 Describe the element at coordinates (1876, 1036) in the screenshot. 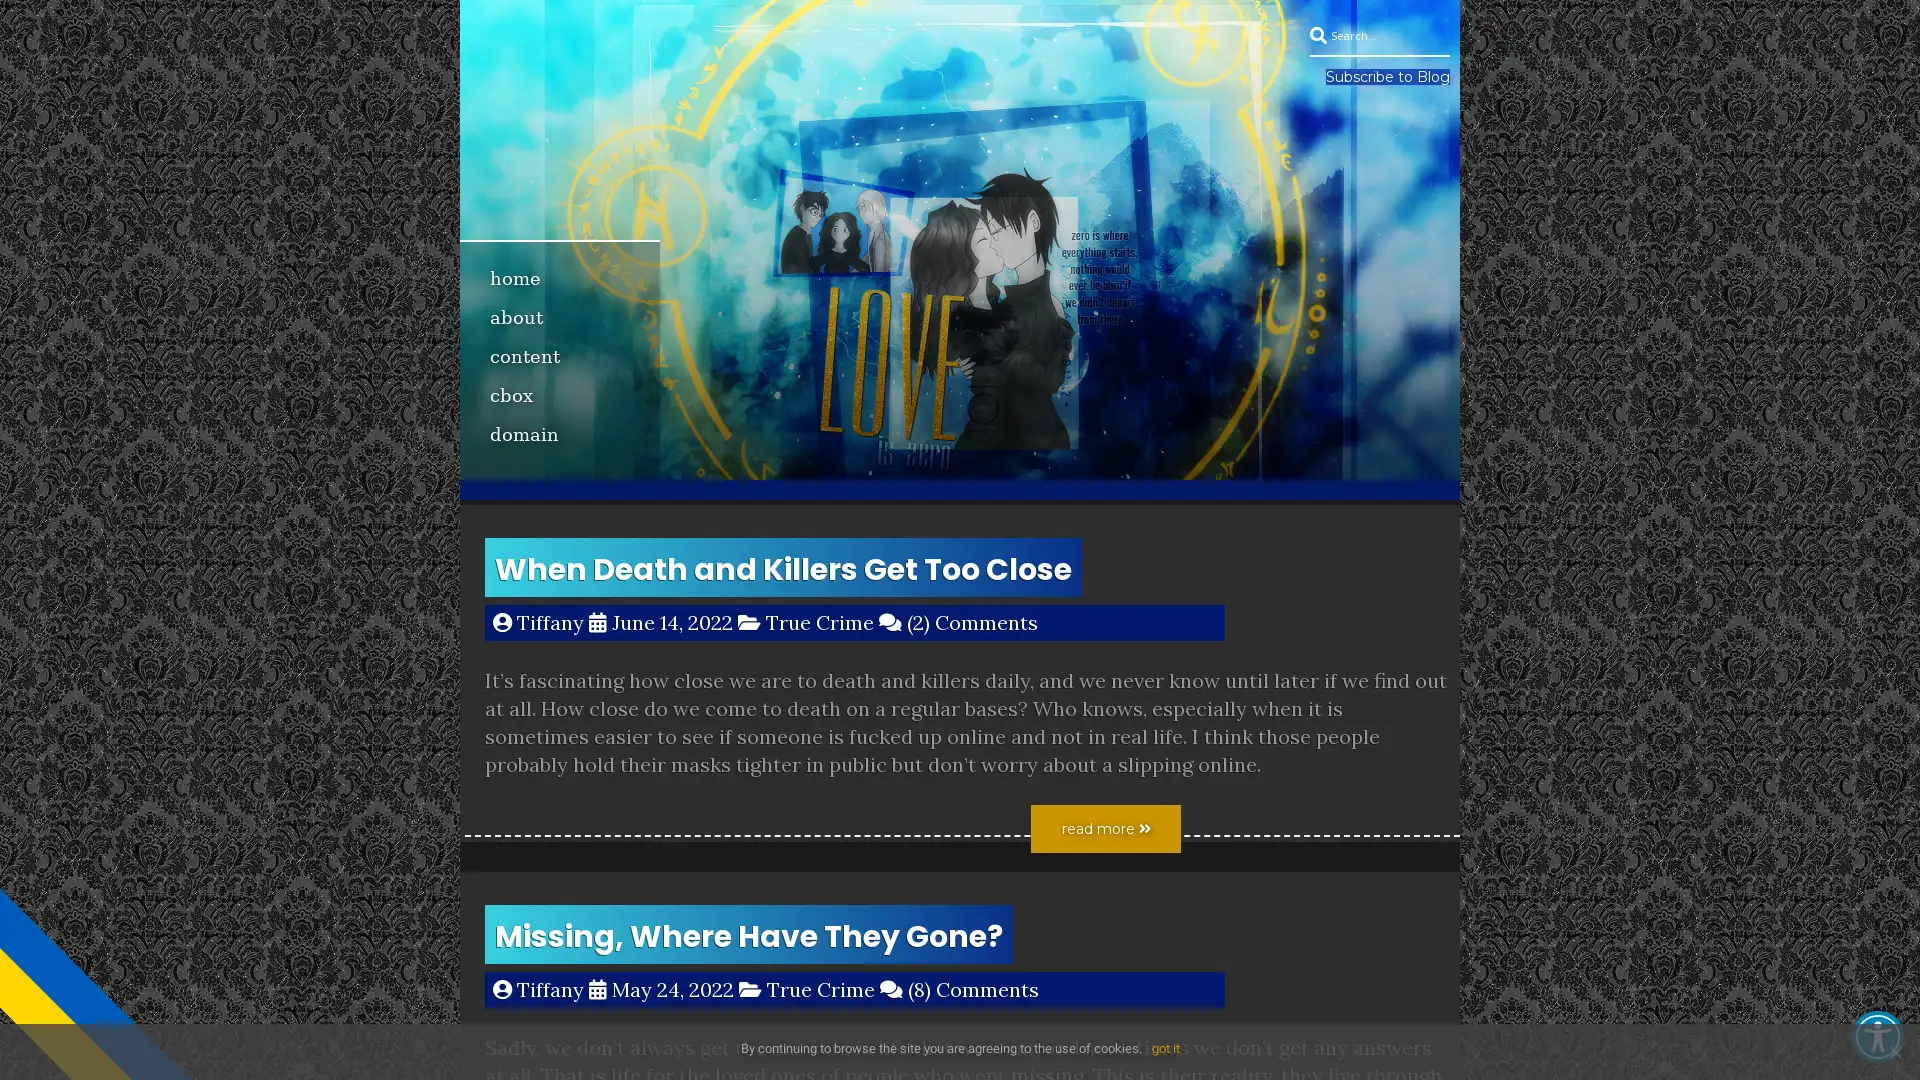

I see `Open Accessibility Toolbar` at that location.